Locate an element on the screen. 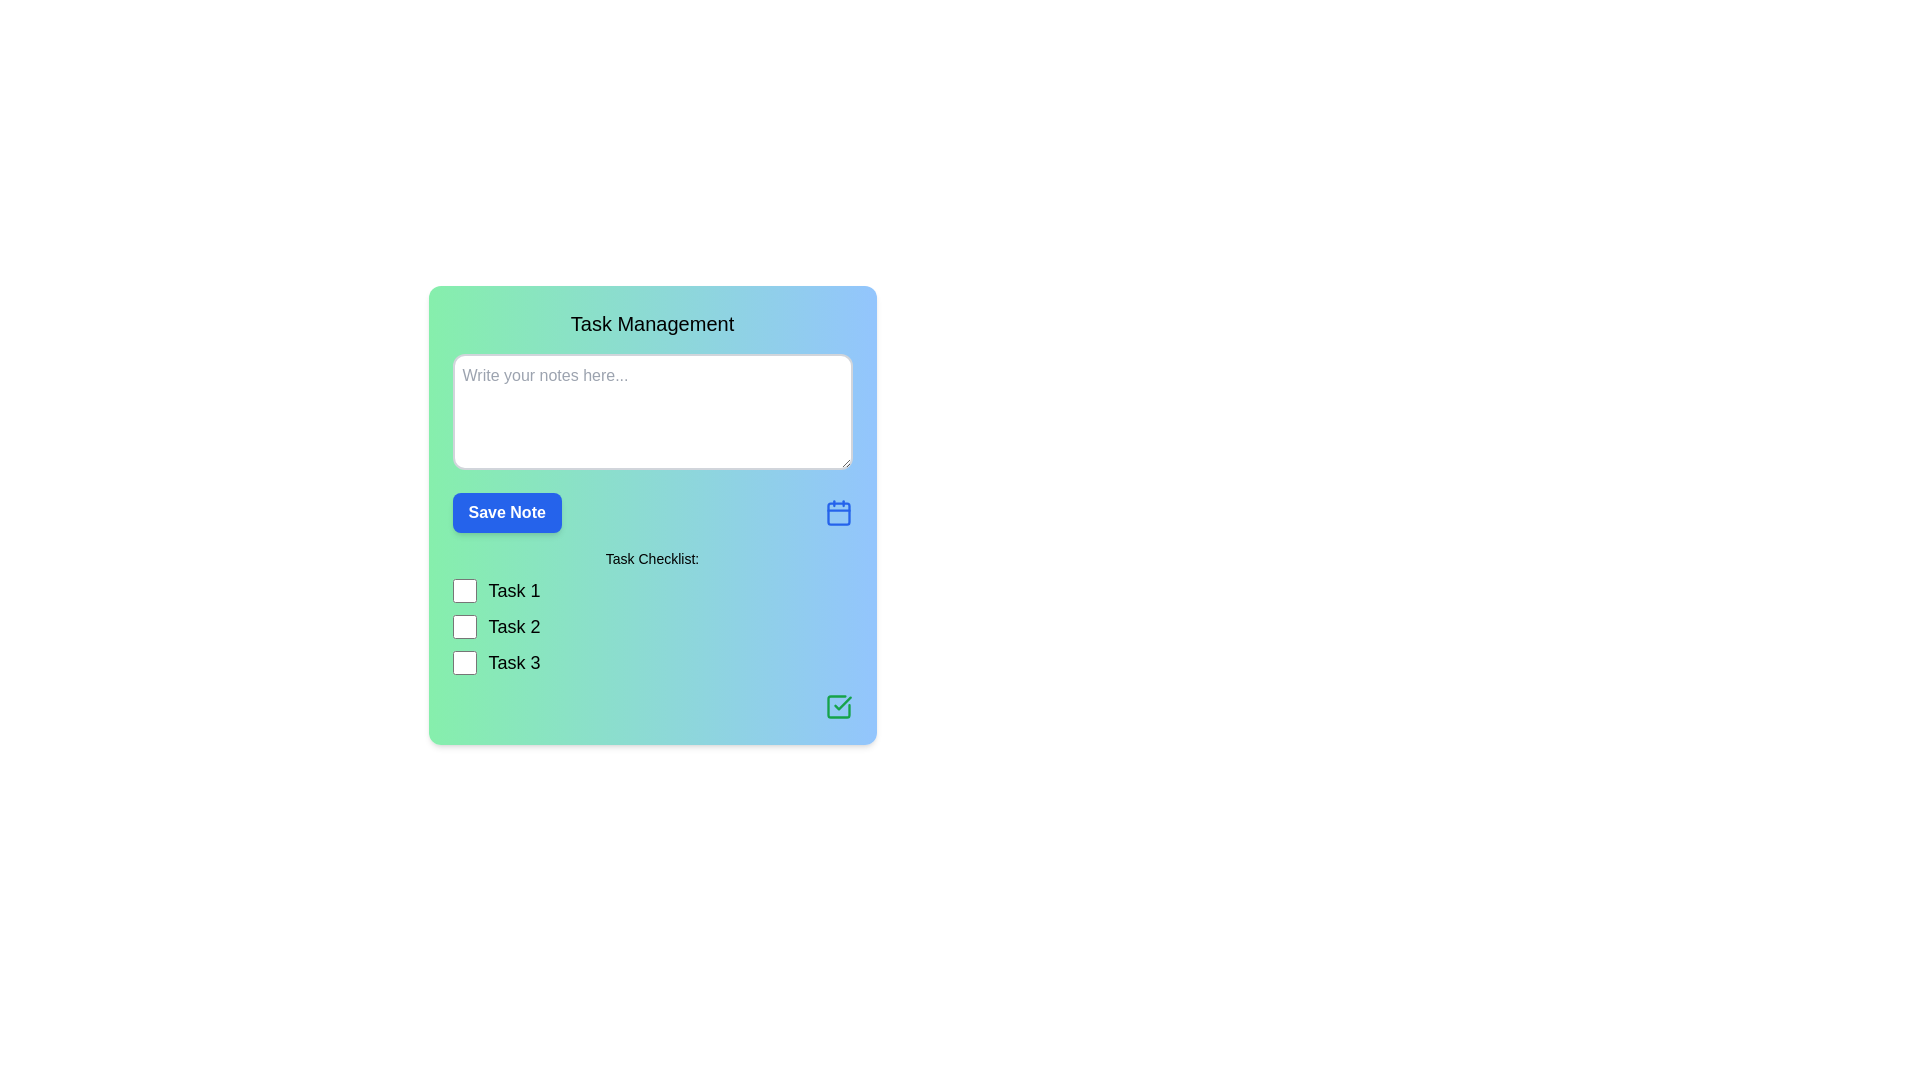 Image resolution: width=1920 pixels, height=1080 pixels. the first checkbox in the task list located to the left of the text 'Task 1' is located at coordinates (463, 589).